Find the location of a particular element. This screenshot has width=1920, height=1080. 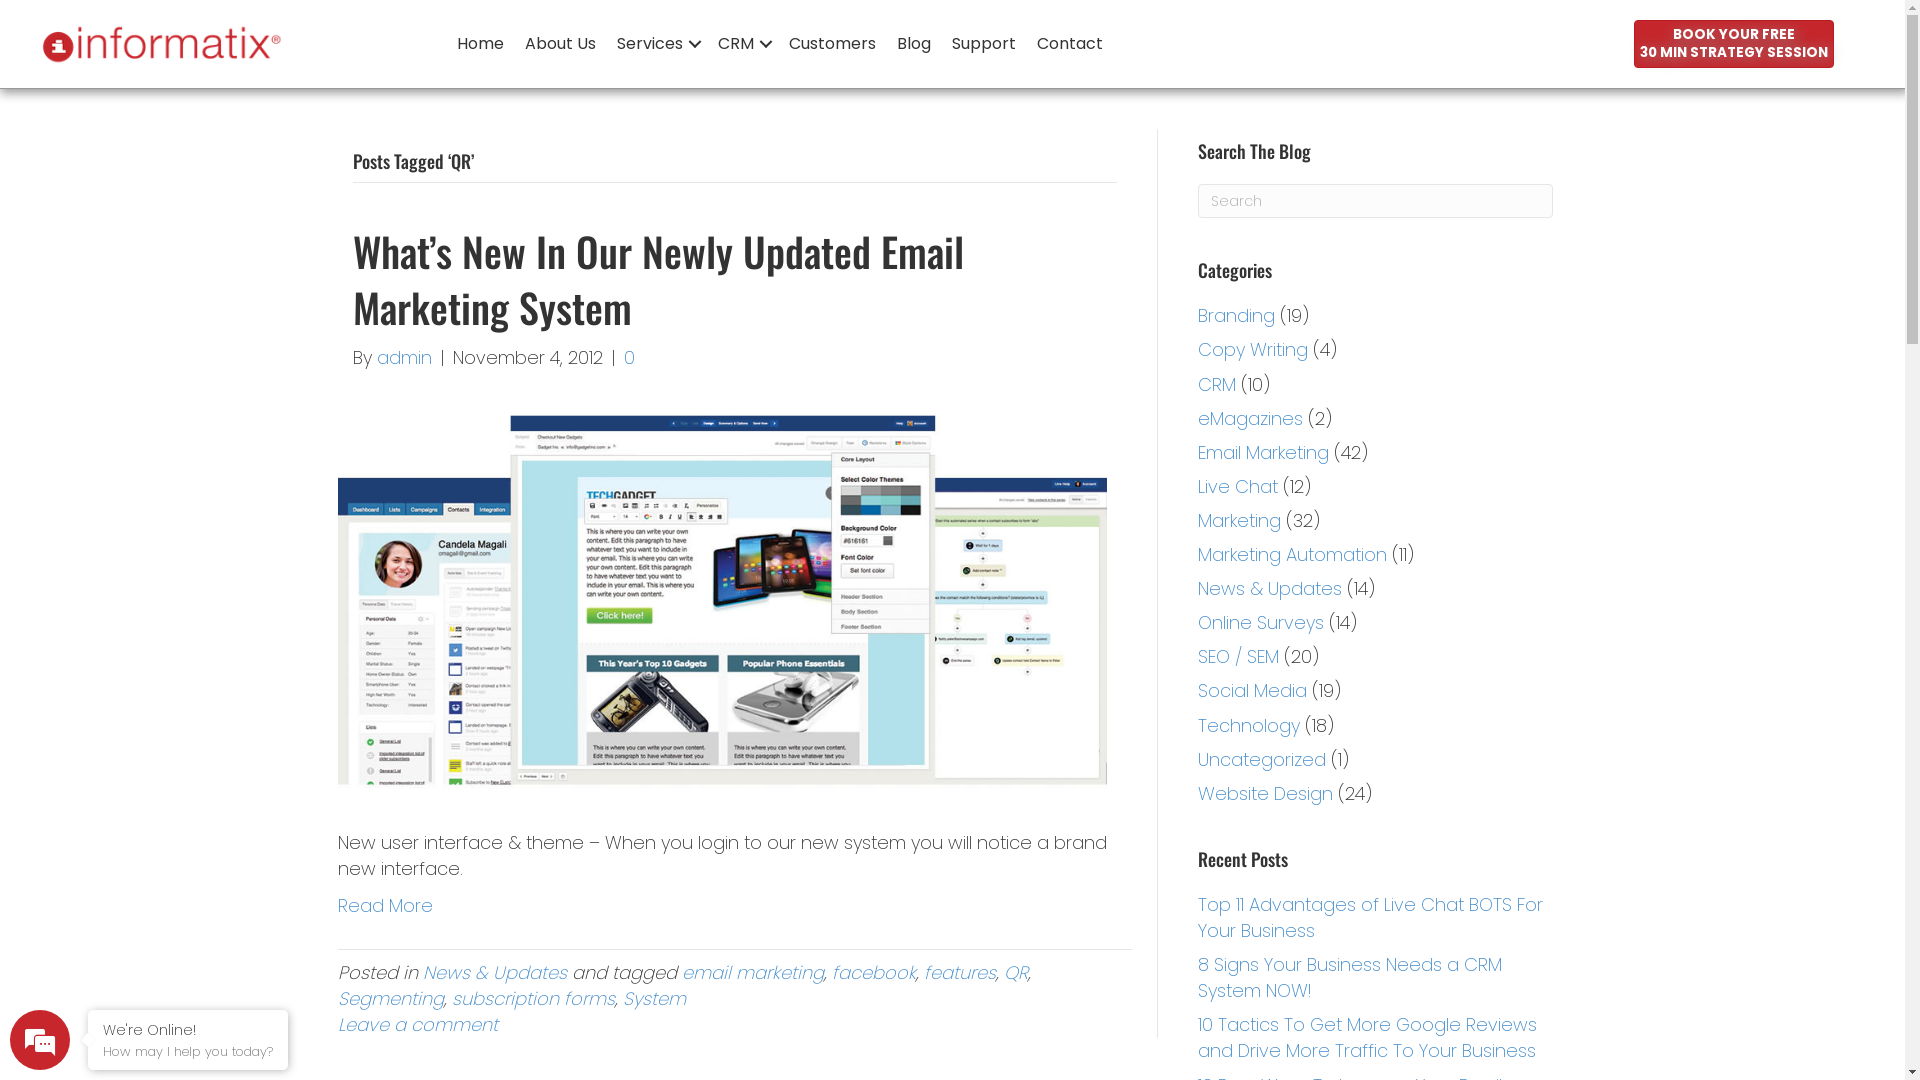

'SEO / SEM' is located at coordinates (1198, 656).